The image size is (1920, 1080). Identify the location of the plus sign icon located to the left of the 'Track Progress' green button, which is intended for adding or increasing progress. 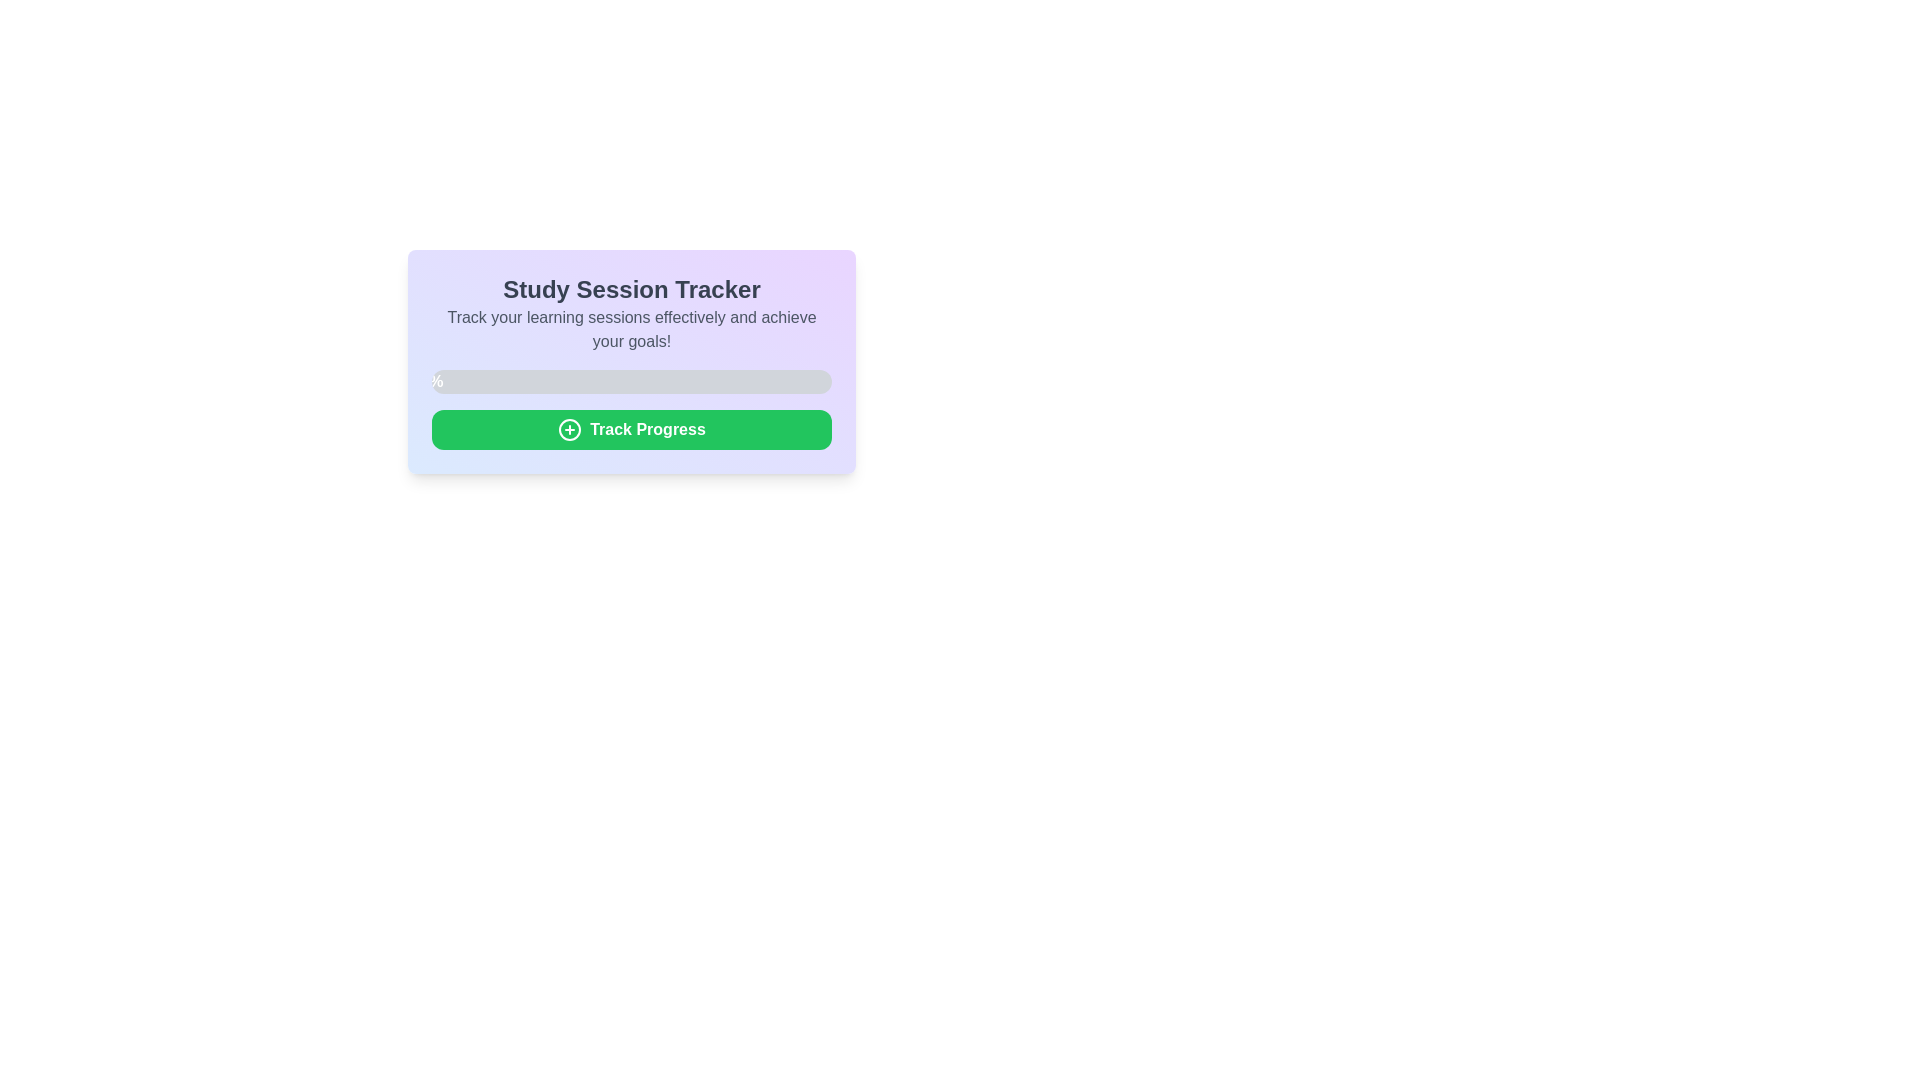
(569, 428).